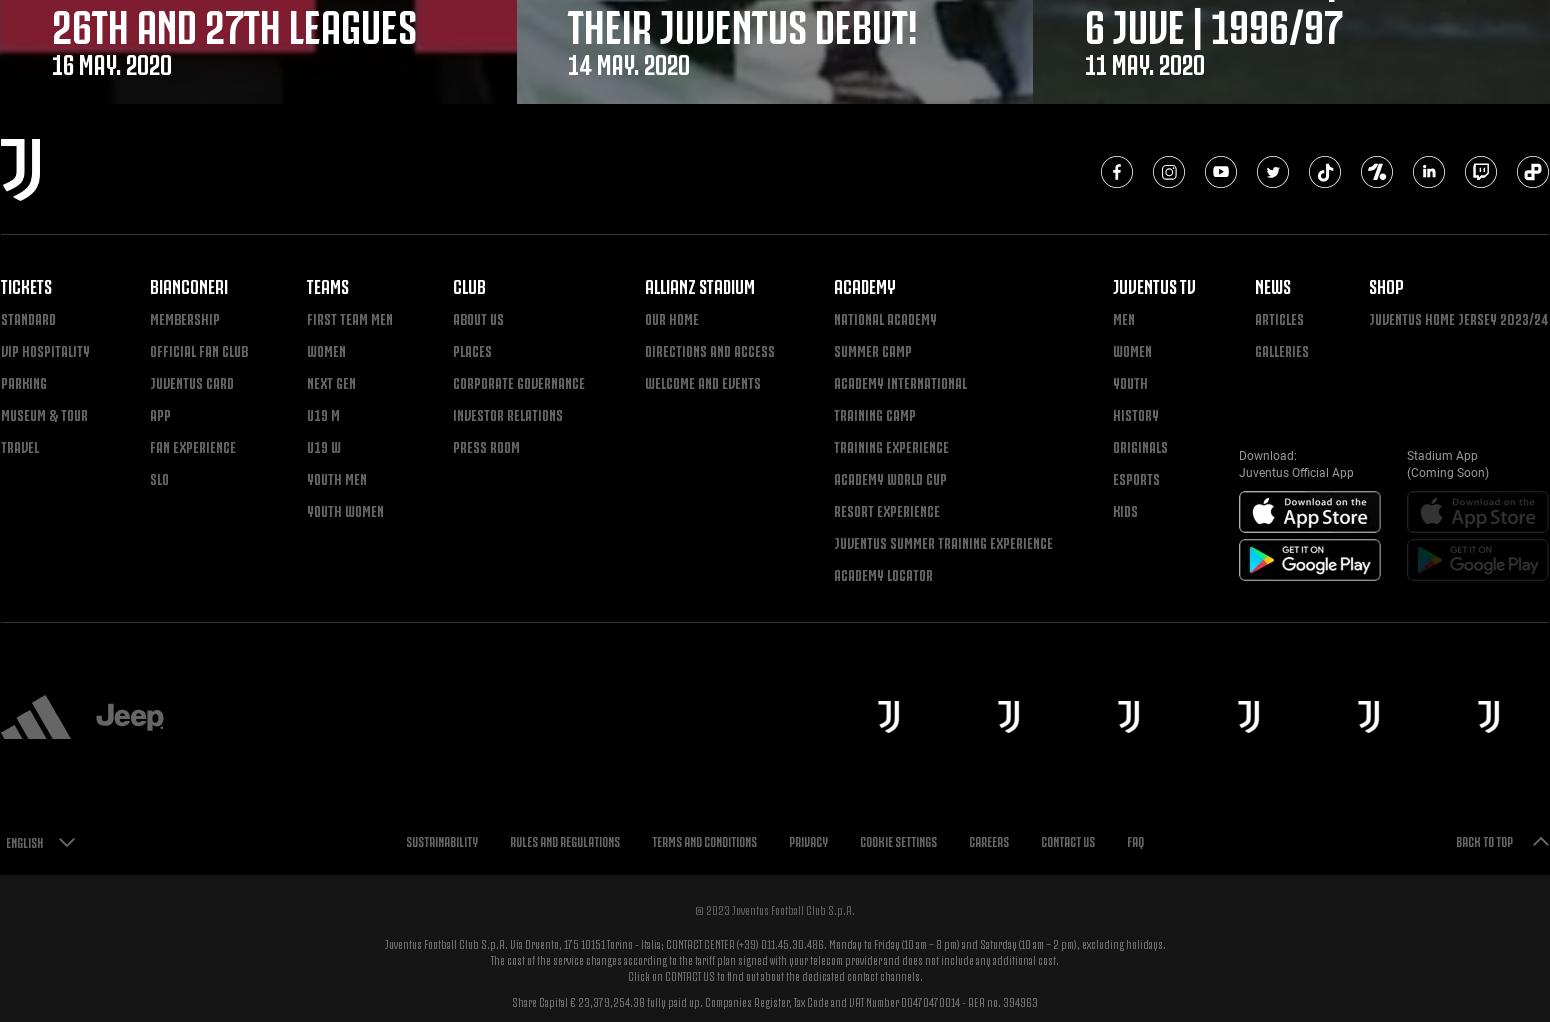 This screenshot has width=1550, height=1022. I want to click on 'History', so click(1134, 413).